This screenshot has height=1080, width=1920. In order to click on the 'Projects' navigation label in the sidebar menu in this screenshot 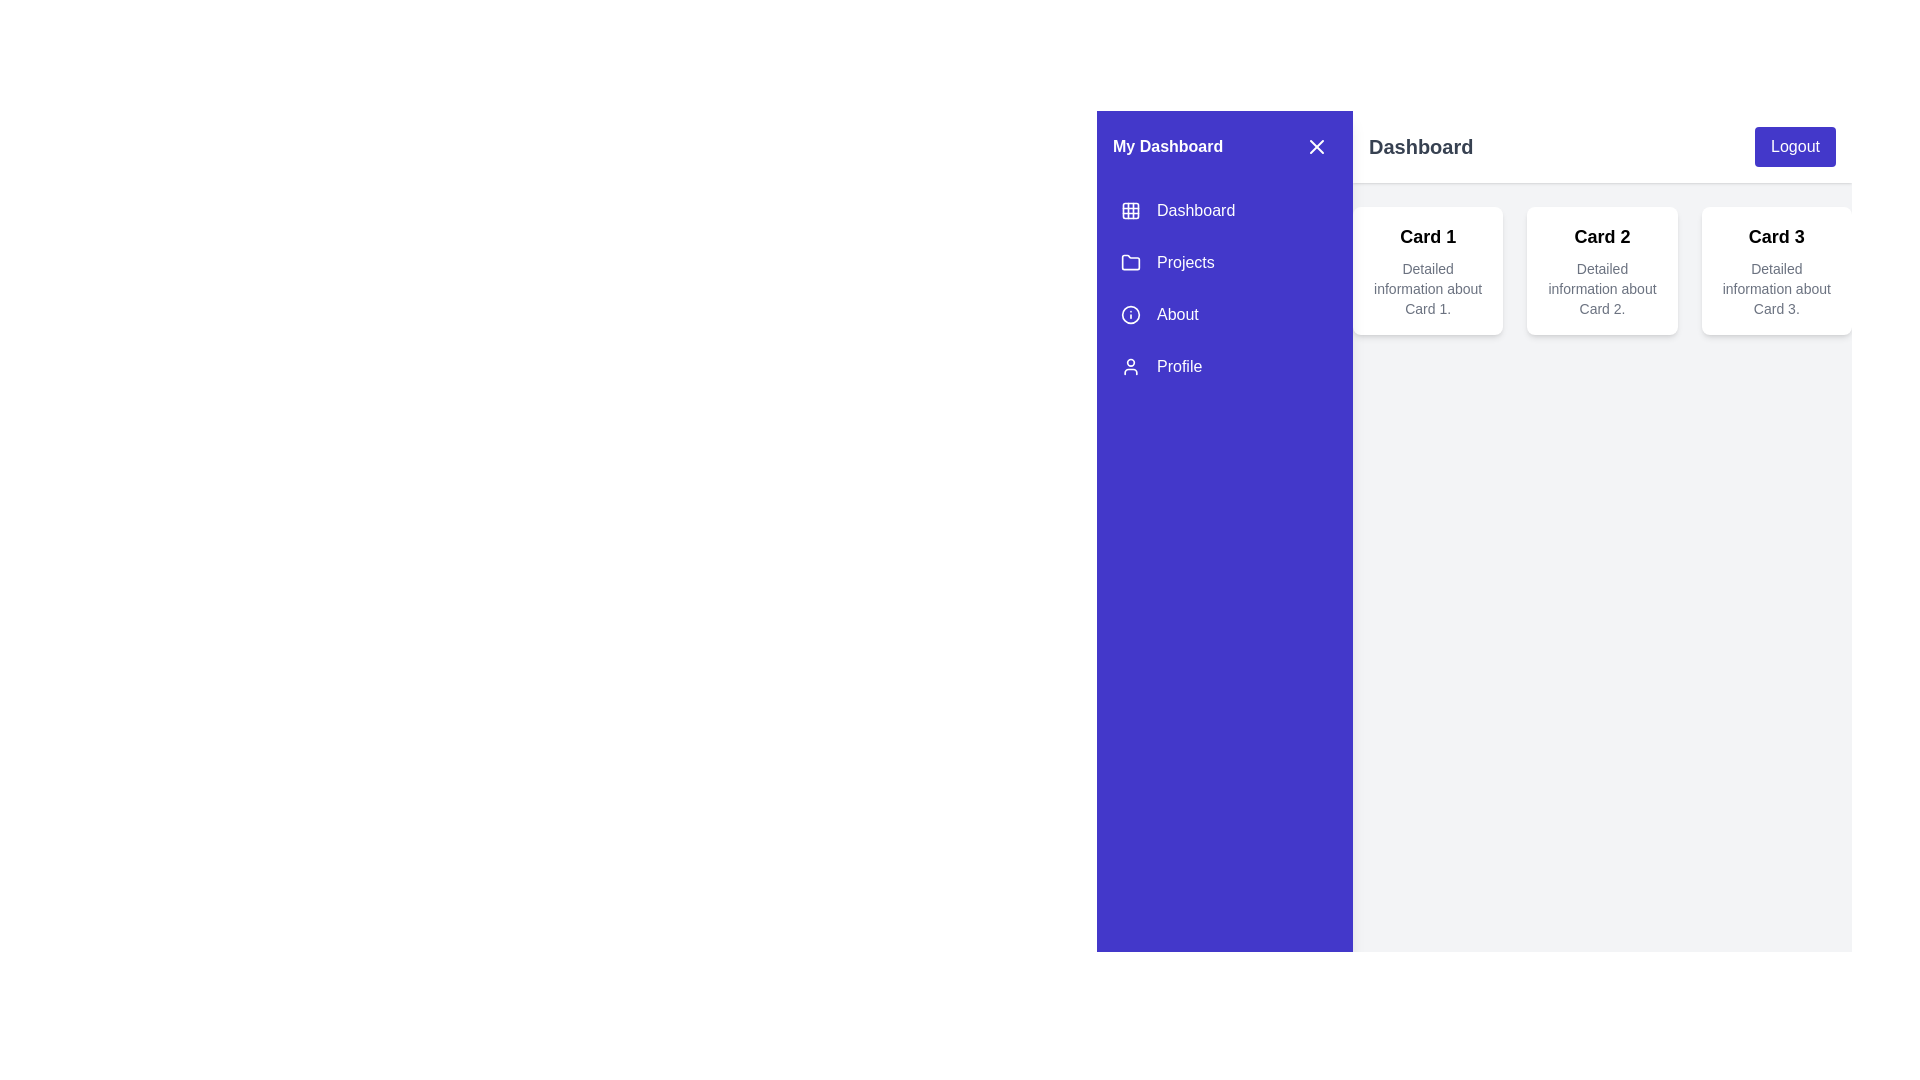, I will do `click(1185, 261)`.